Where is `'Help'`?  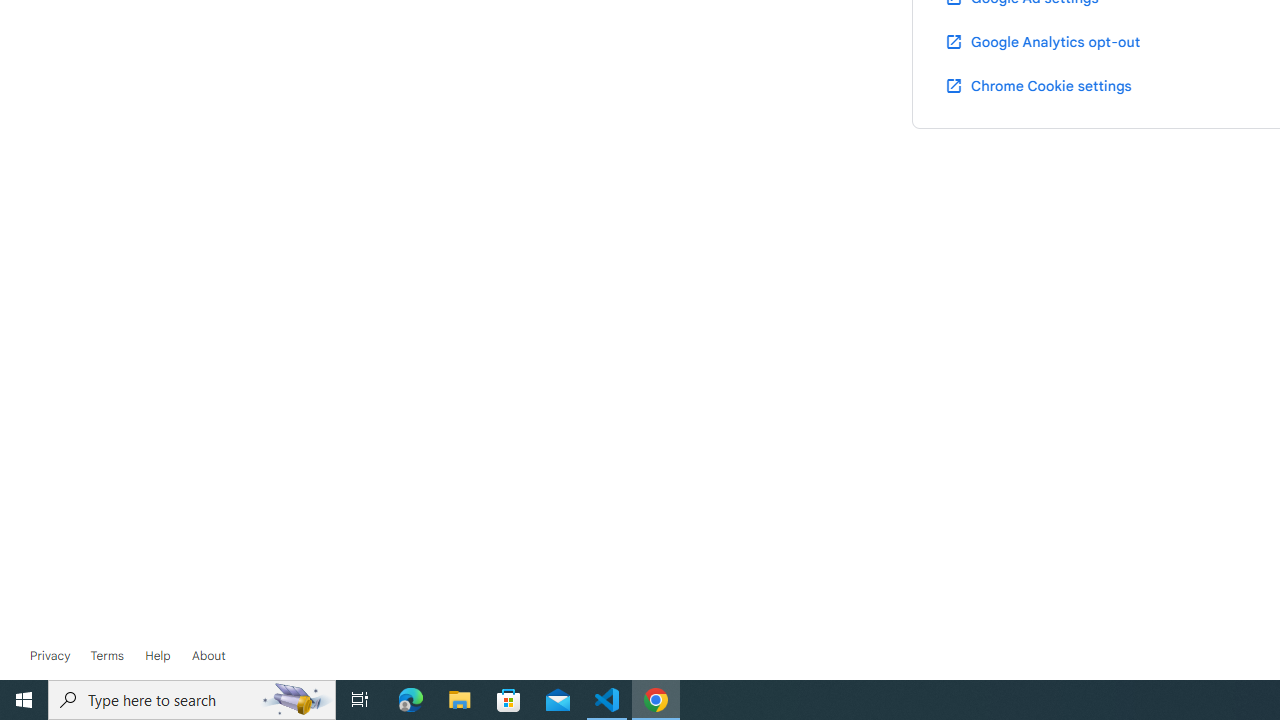
'Help' is located at coordinates (157, 655).